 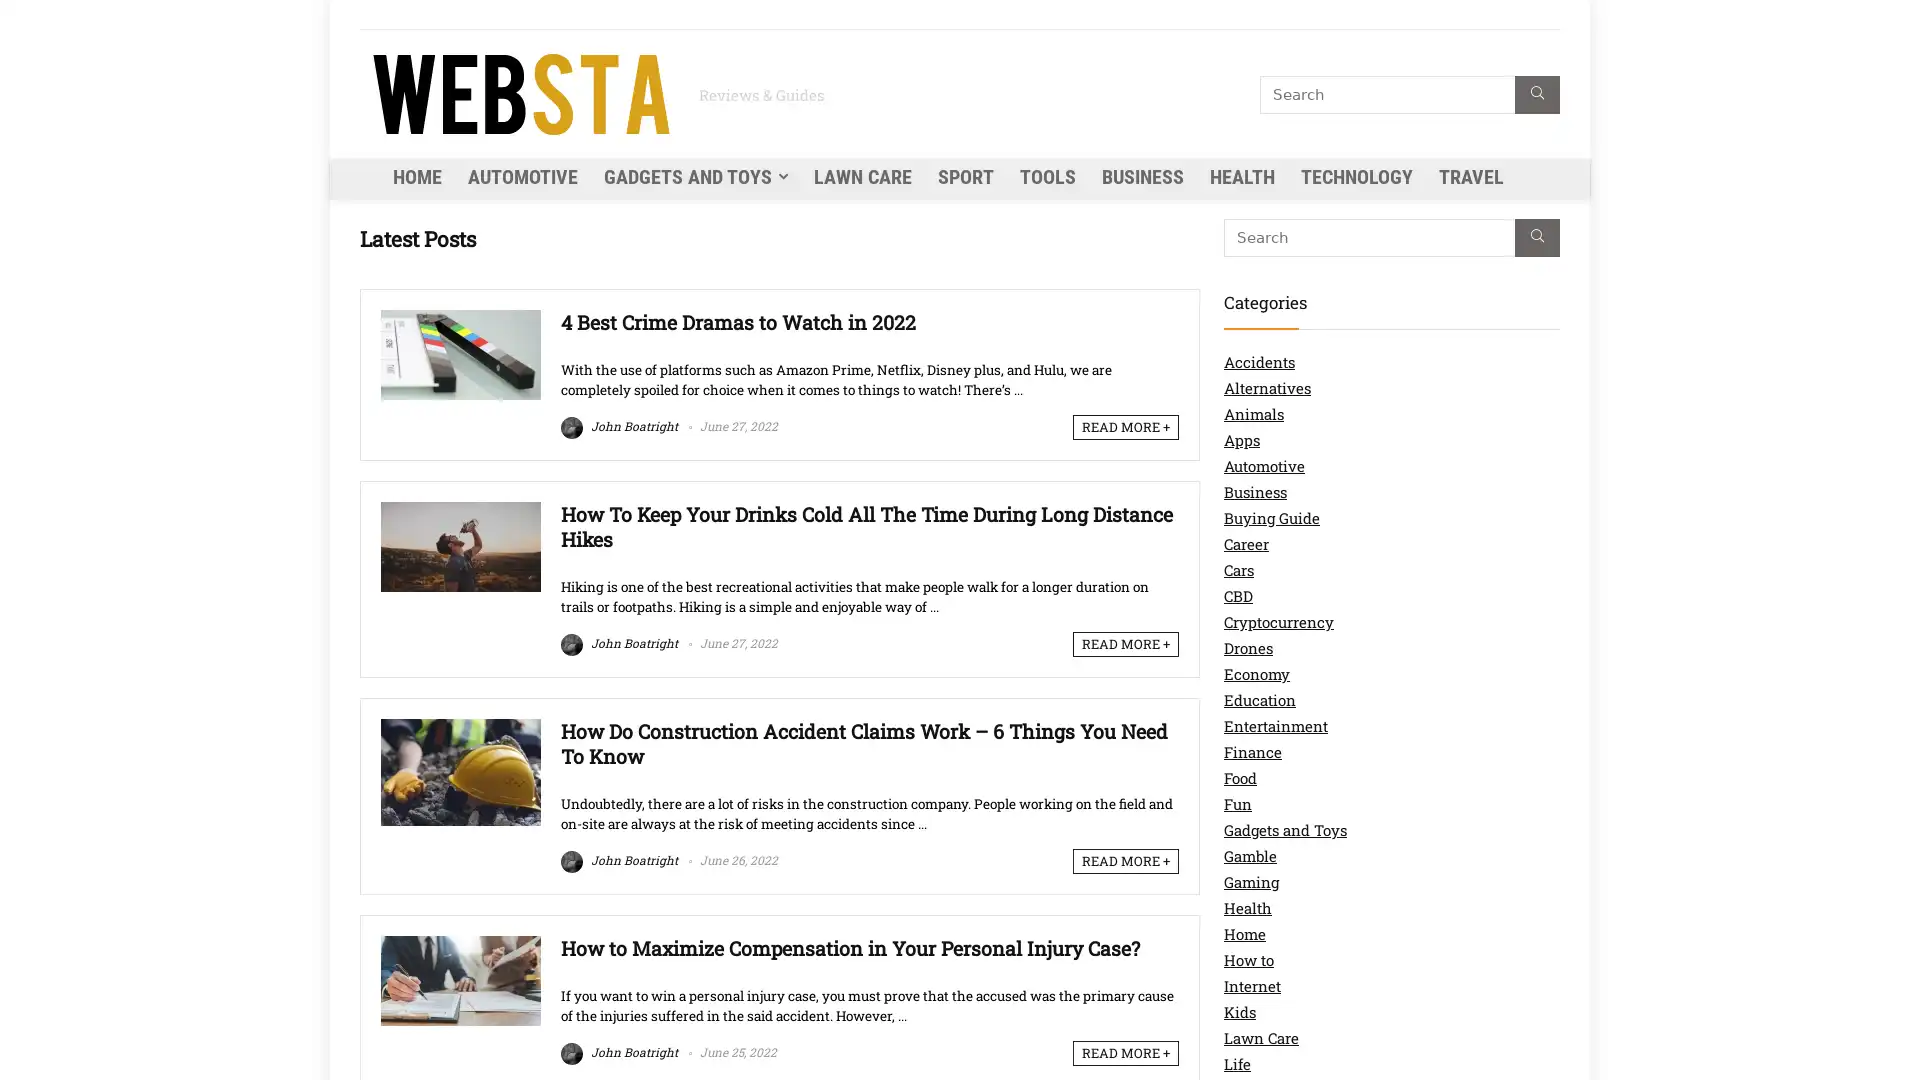 I want to click on Search, so click(x=1536, y=237).